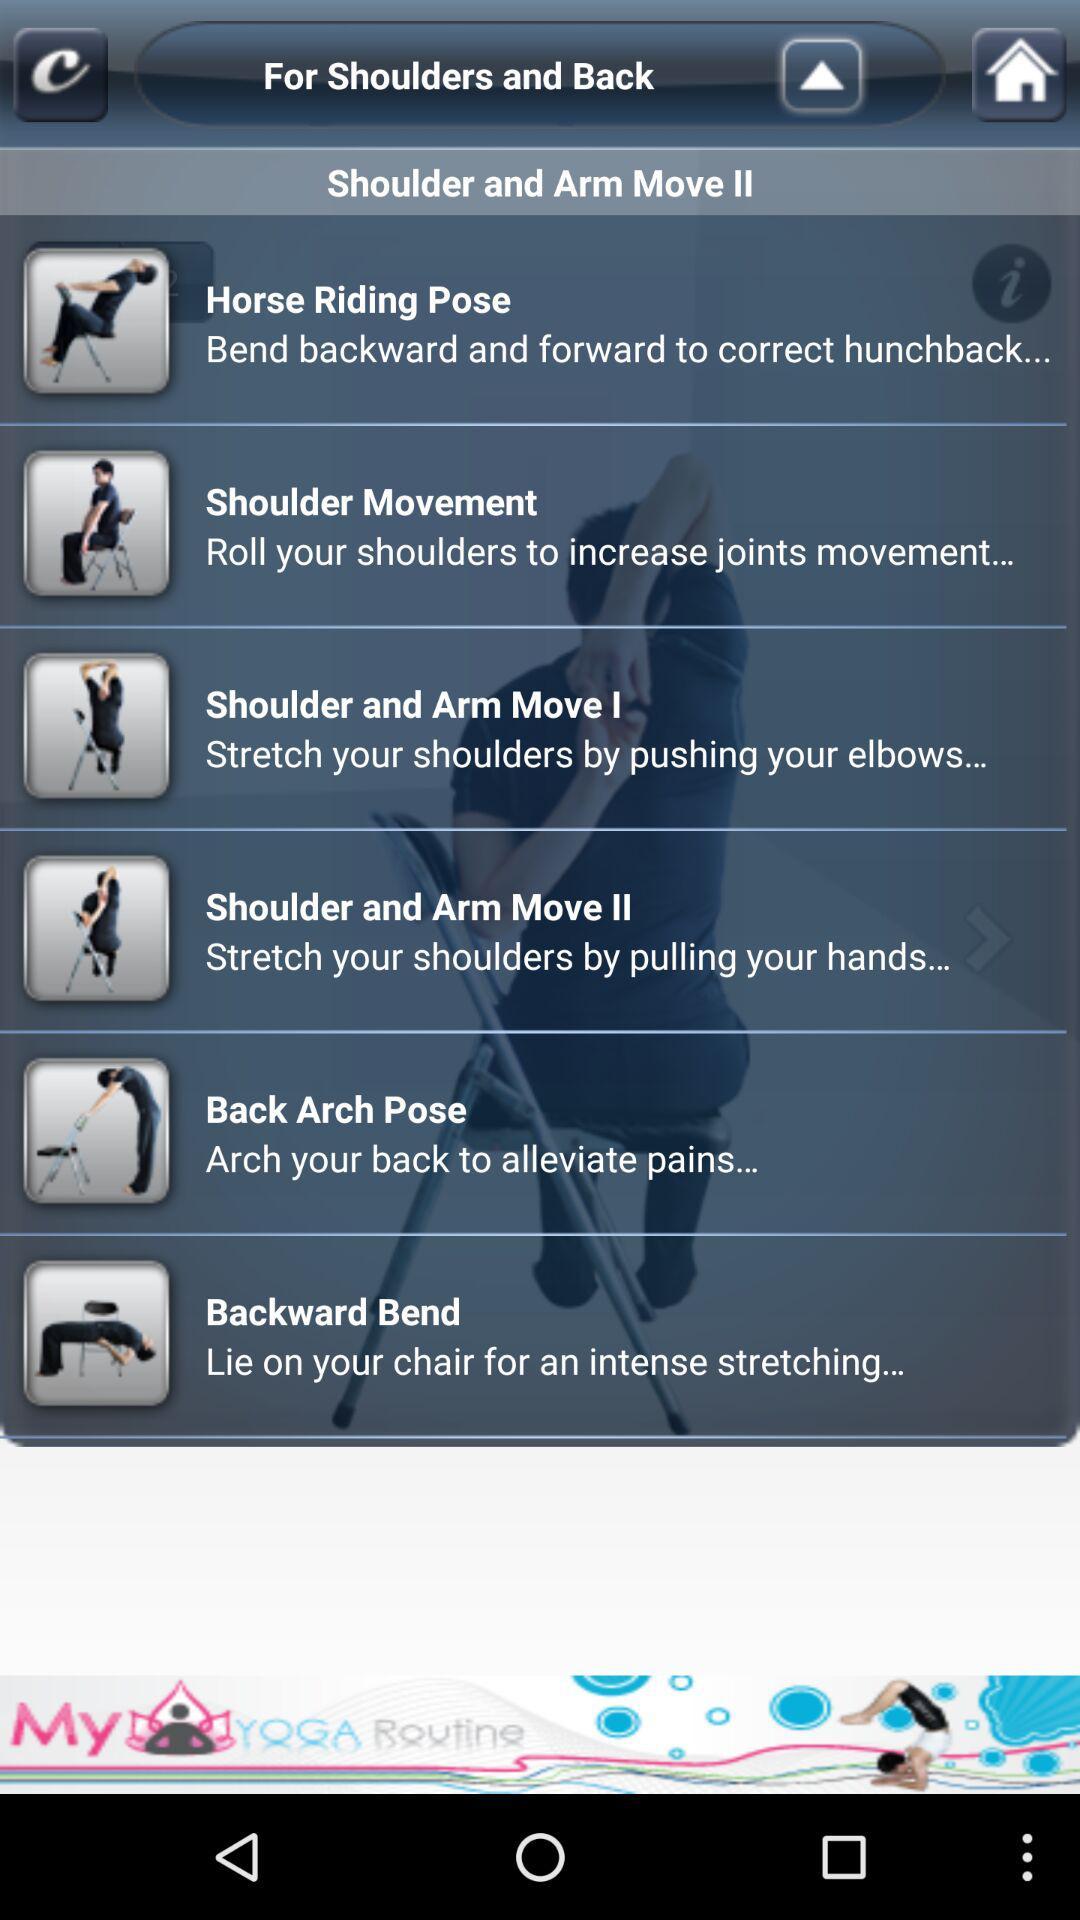  I want to click on the image beside text backward bend, so click(99, 1335).